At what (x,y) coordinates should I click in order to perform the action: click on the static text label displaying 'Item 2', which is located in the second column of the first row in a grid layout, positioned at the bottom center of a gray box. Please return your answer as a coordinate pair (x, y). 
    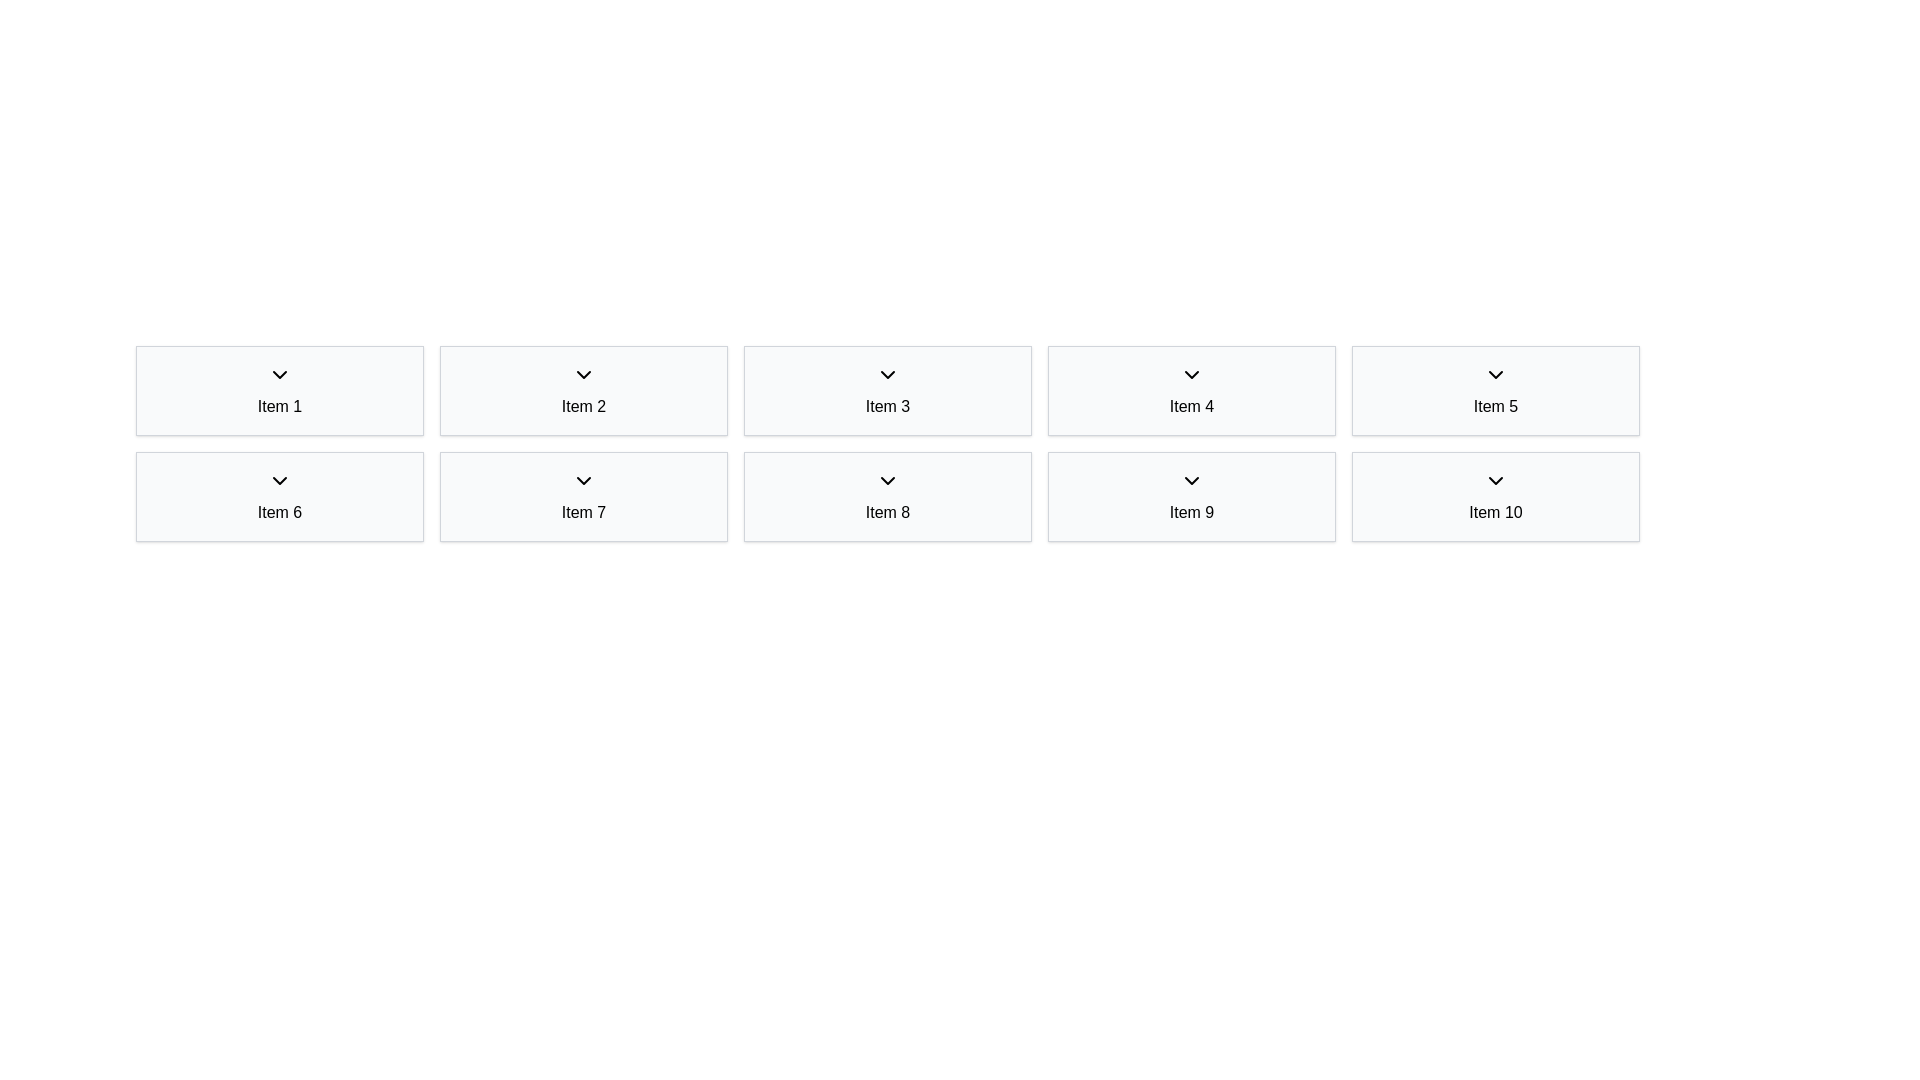
    Looking at the image, I should click on (583, 406).